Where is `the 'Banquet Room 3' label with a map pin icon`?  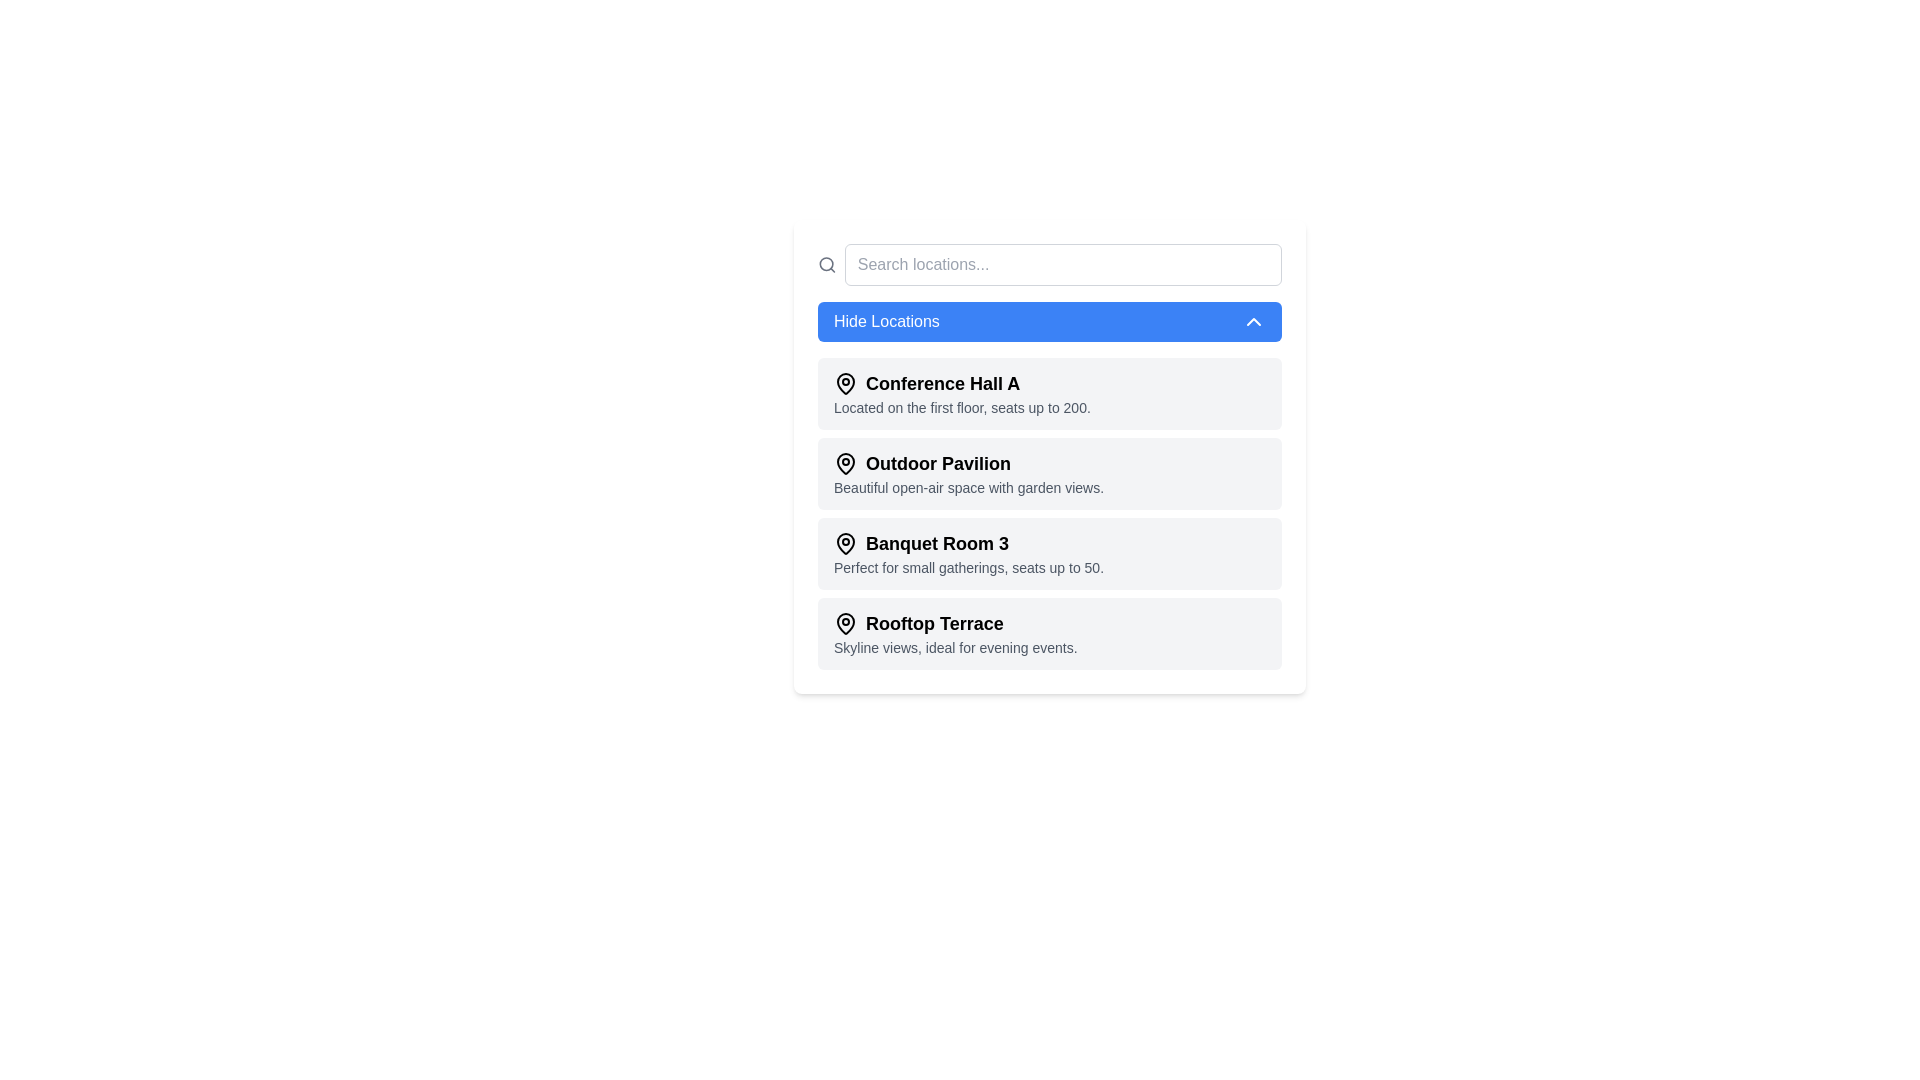
the 'Banquet Room 3' label with a map pin icon is located at coordinates (969, 543).